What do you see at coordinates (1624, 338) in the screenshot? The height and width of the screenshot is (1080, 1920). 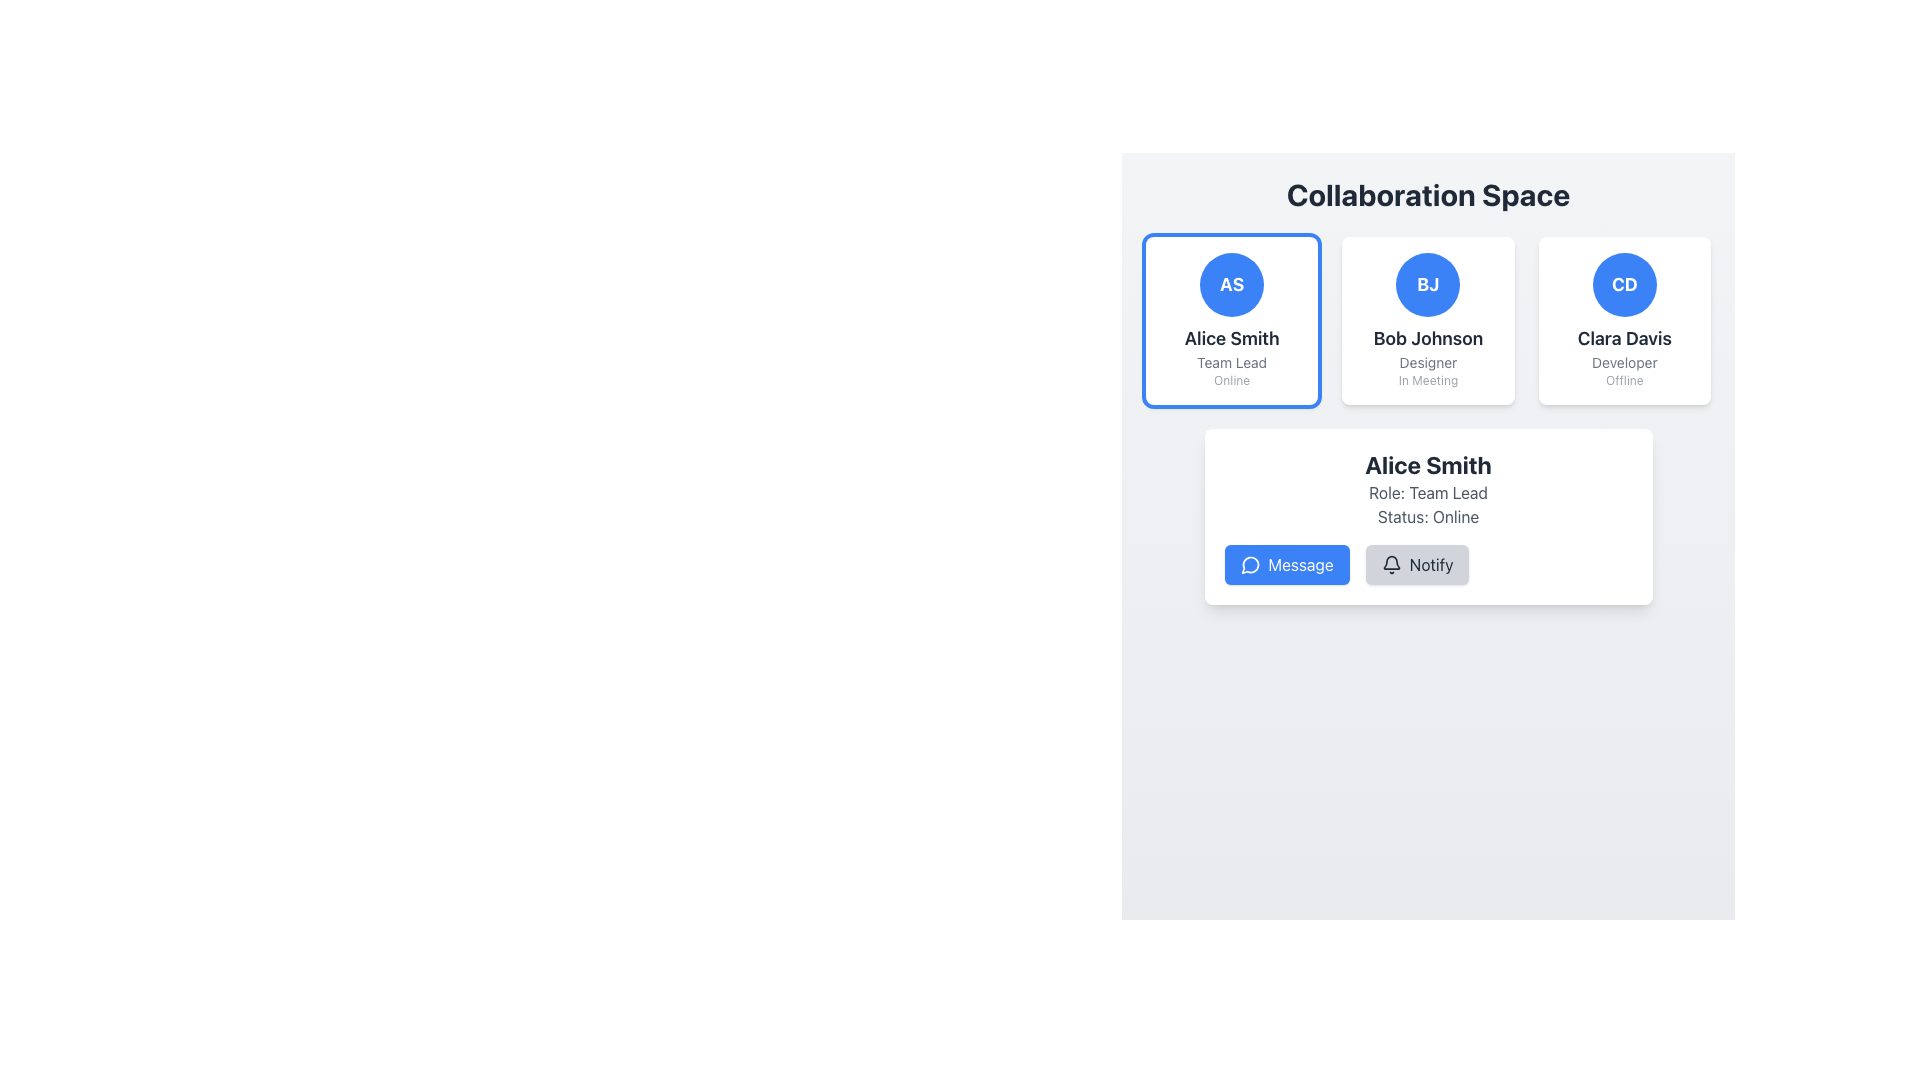 I see `the static text label displaying the full name of Clara Davis, which is positioned below the circular icon with initials 'CD' and above the label 'Developer' in the user profile card` at bounding box center [1624, 338].